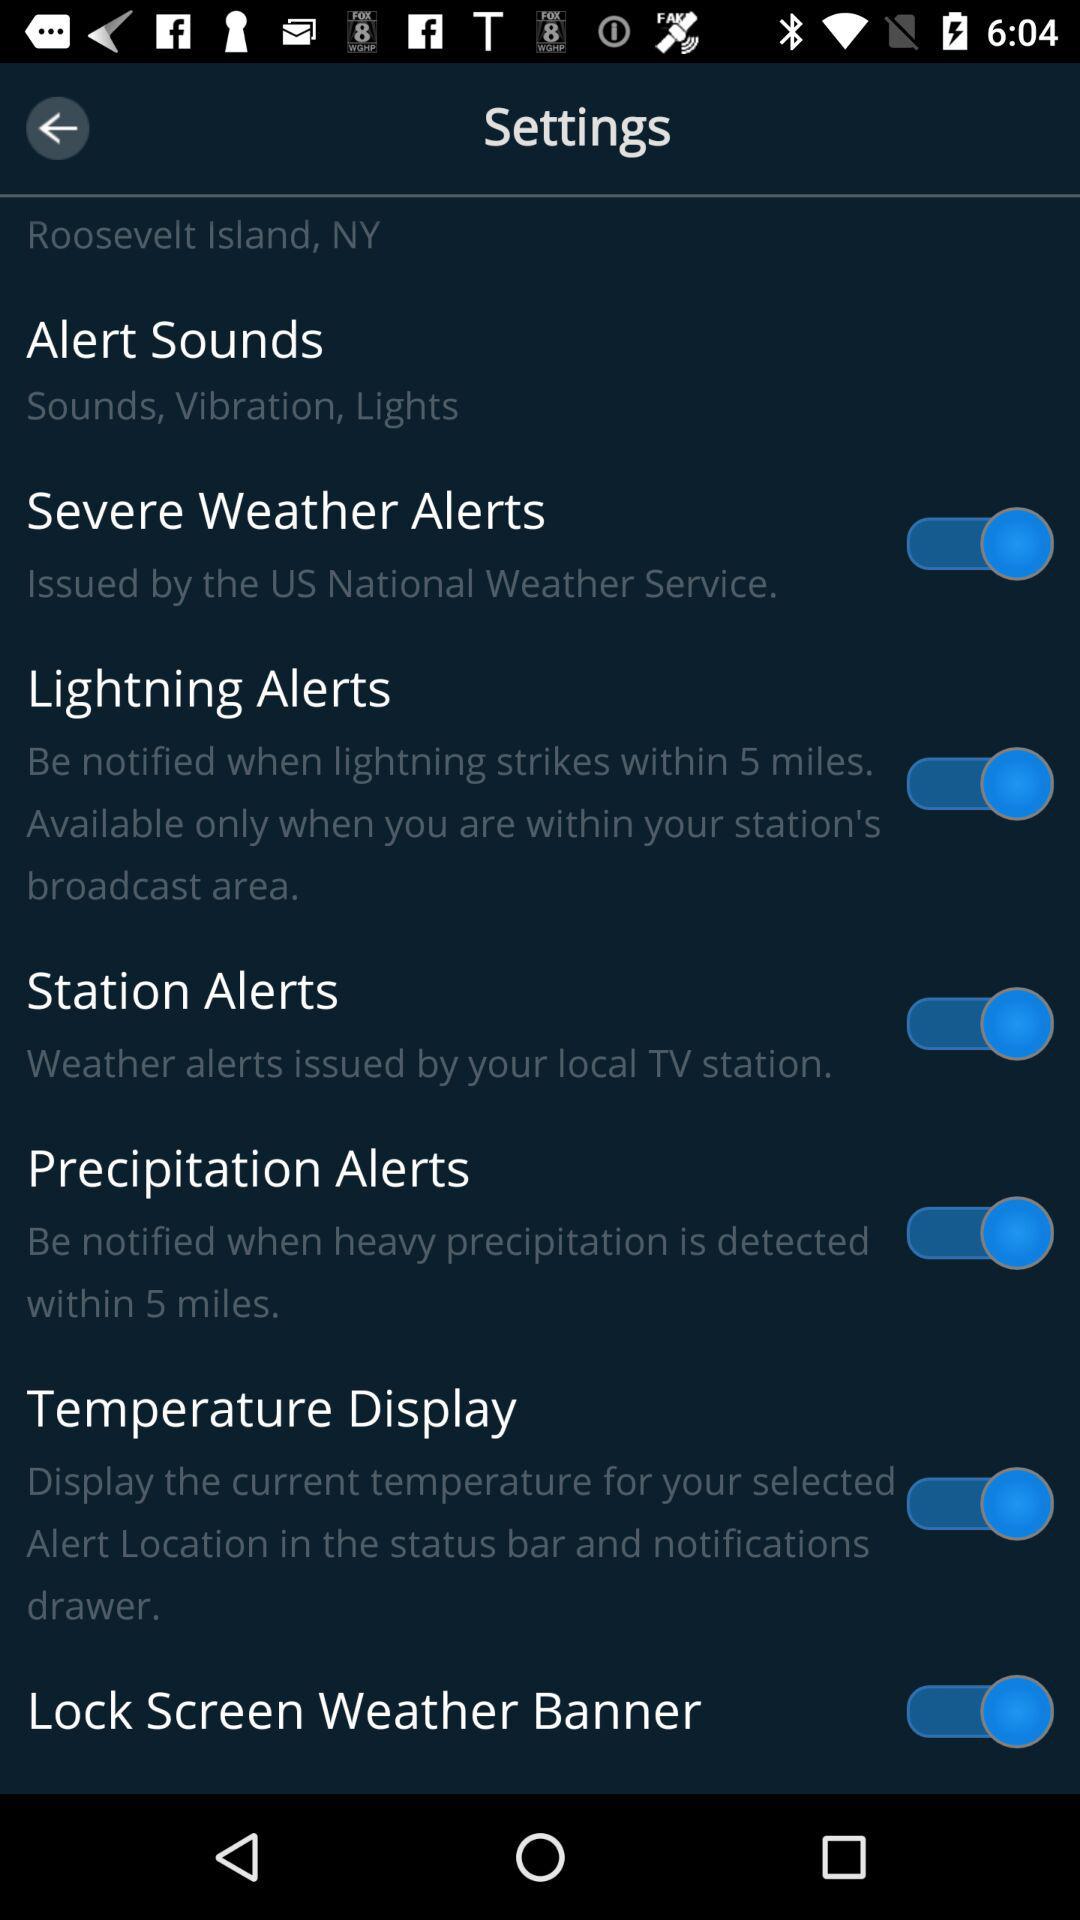  Describe the element at coordinates (540, 1710) in the screenshot. I see `icon below the temperature display display icon` at that location.